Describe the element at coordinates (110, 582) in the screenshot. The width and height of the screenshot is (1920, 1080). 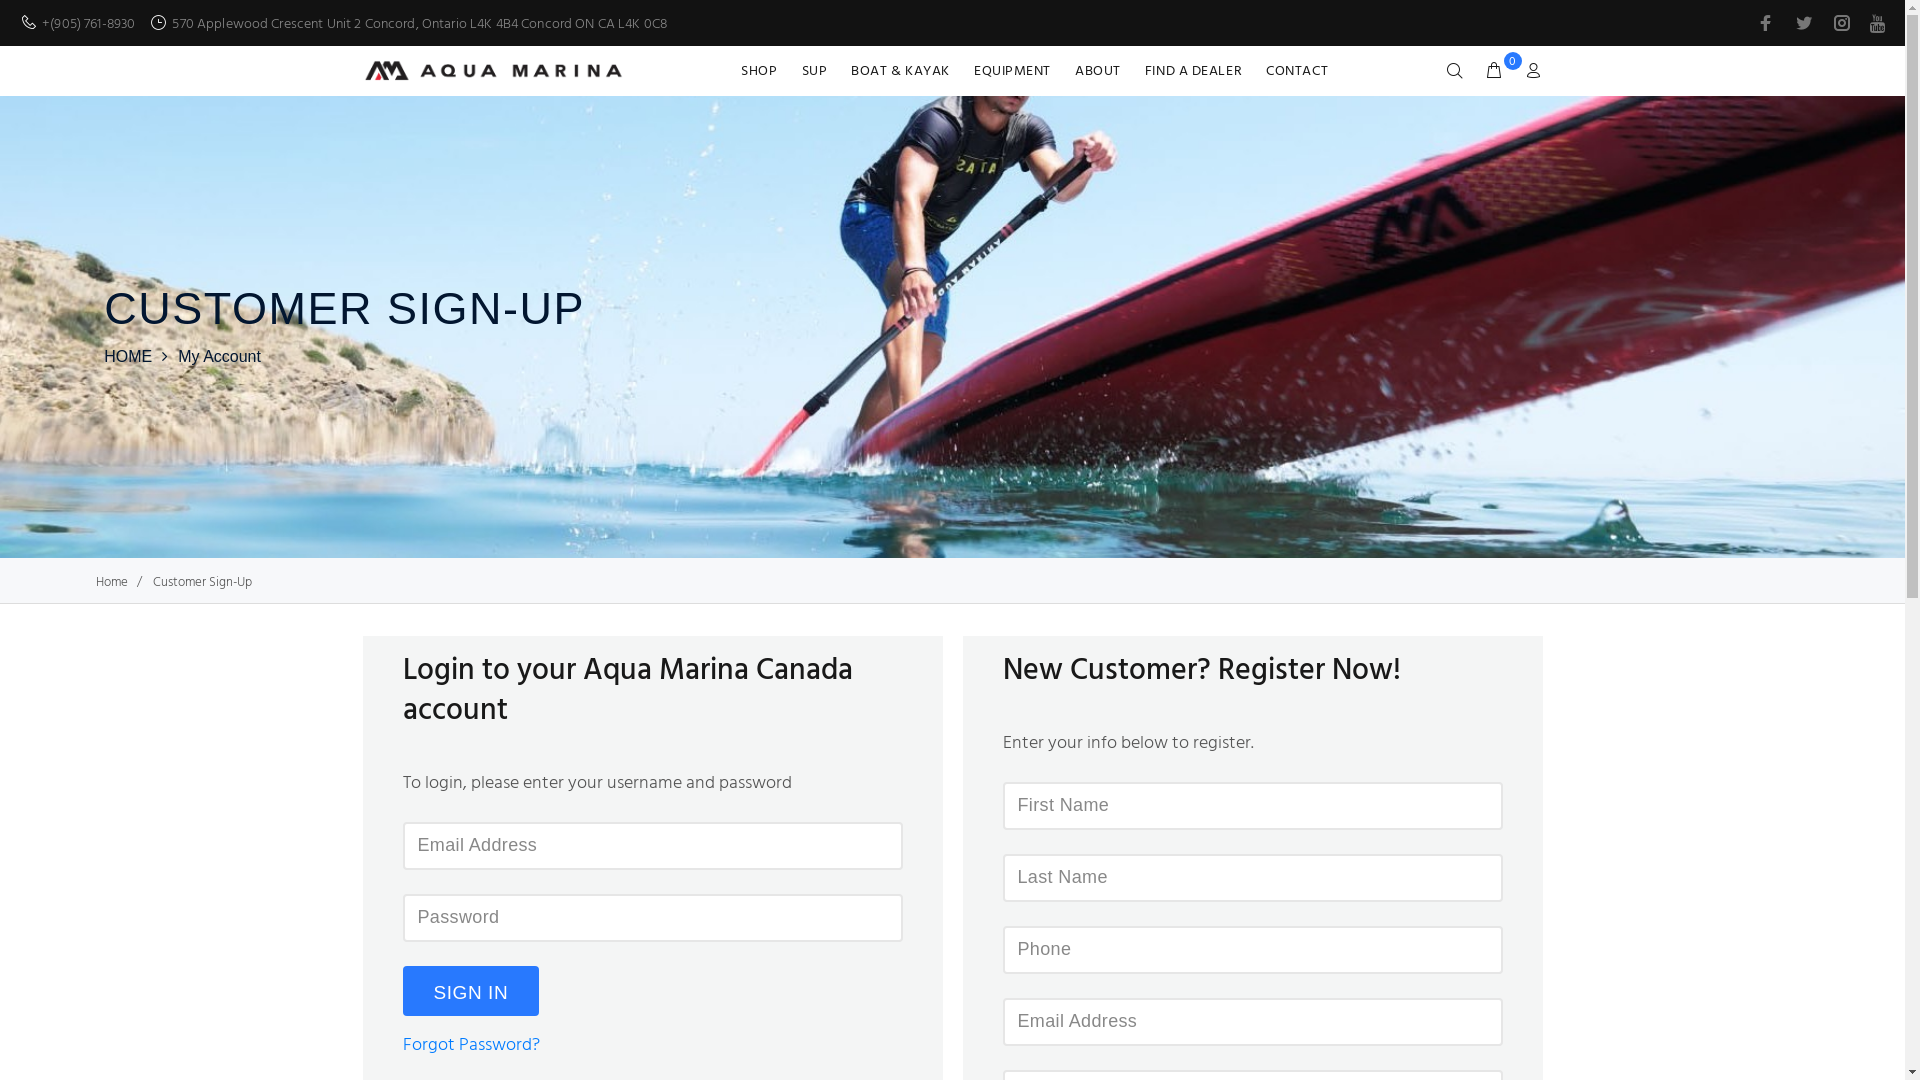
I see `'Home'` at that location.